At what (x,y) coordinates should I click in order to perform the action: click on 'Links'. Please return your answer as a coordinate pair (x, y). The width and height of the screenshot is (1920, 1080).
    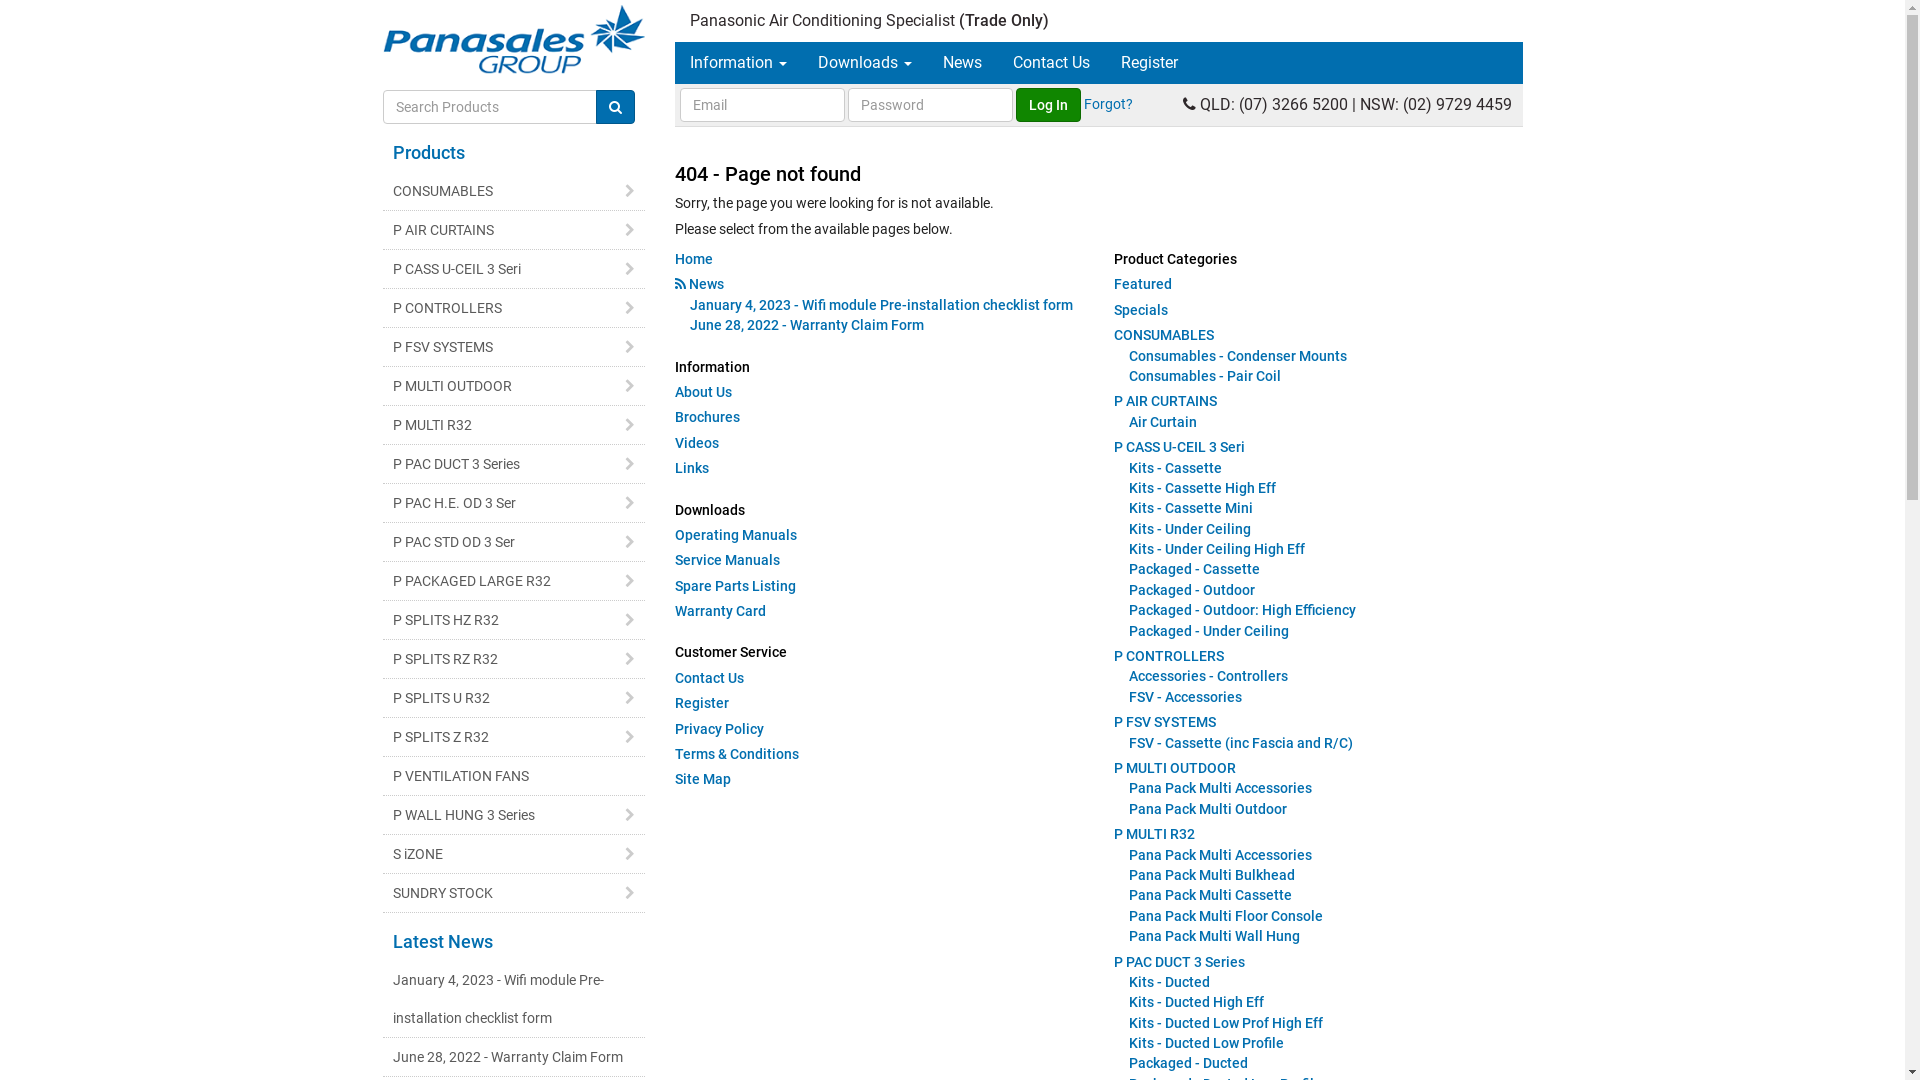
    Looking at the image, I should click on (691, 467).